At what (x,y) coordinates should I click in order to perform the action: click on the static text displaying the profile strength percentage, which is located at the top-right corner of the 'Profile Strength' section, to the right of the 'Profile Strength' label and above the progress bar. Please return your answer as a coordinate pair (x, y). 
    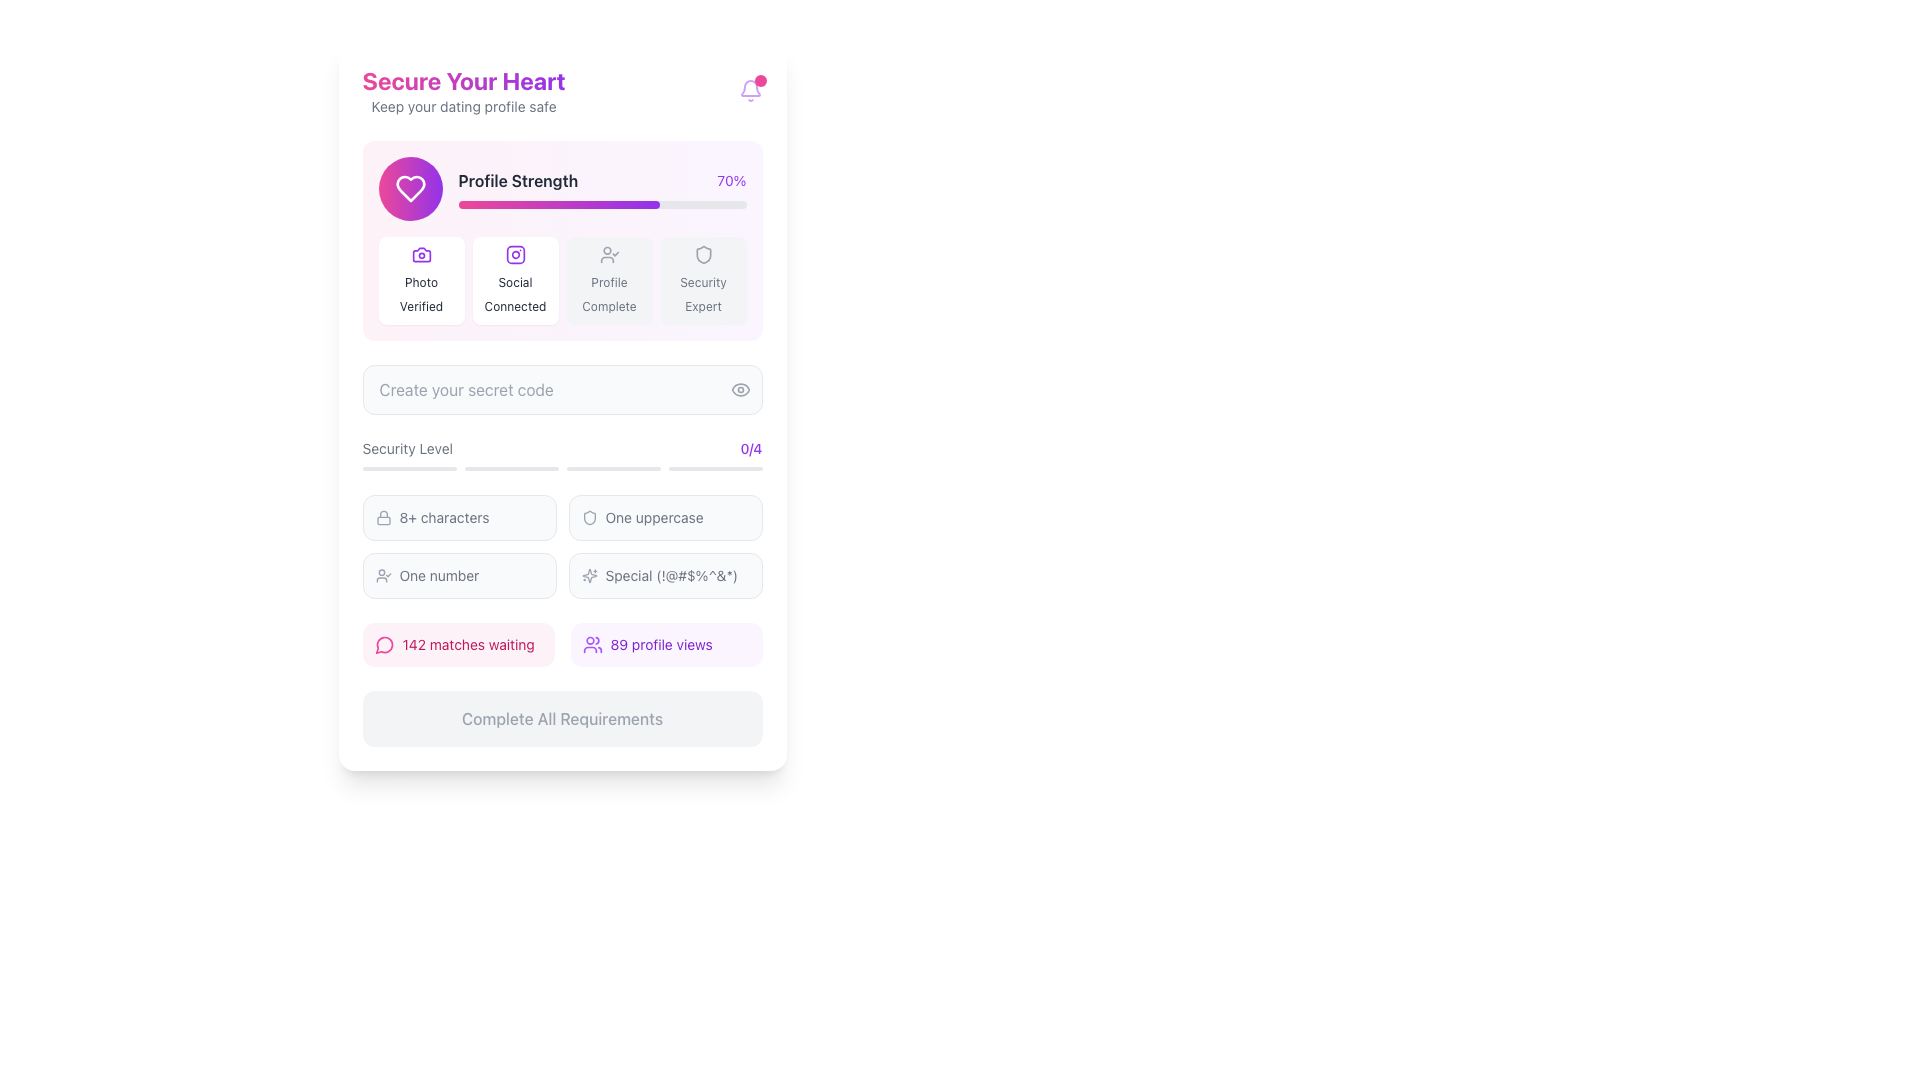
    Looking at the image, I should click on (730, 181).